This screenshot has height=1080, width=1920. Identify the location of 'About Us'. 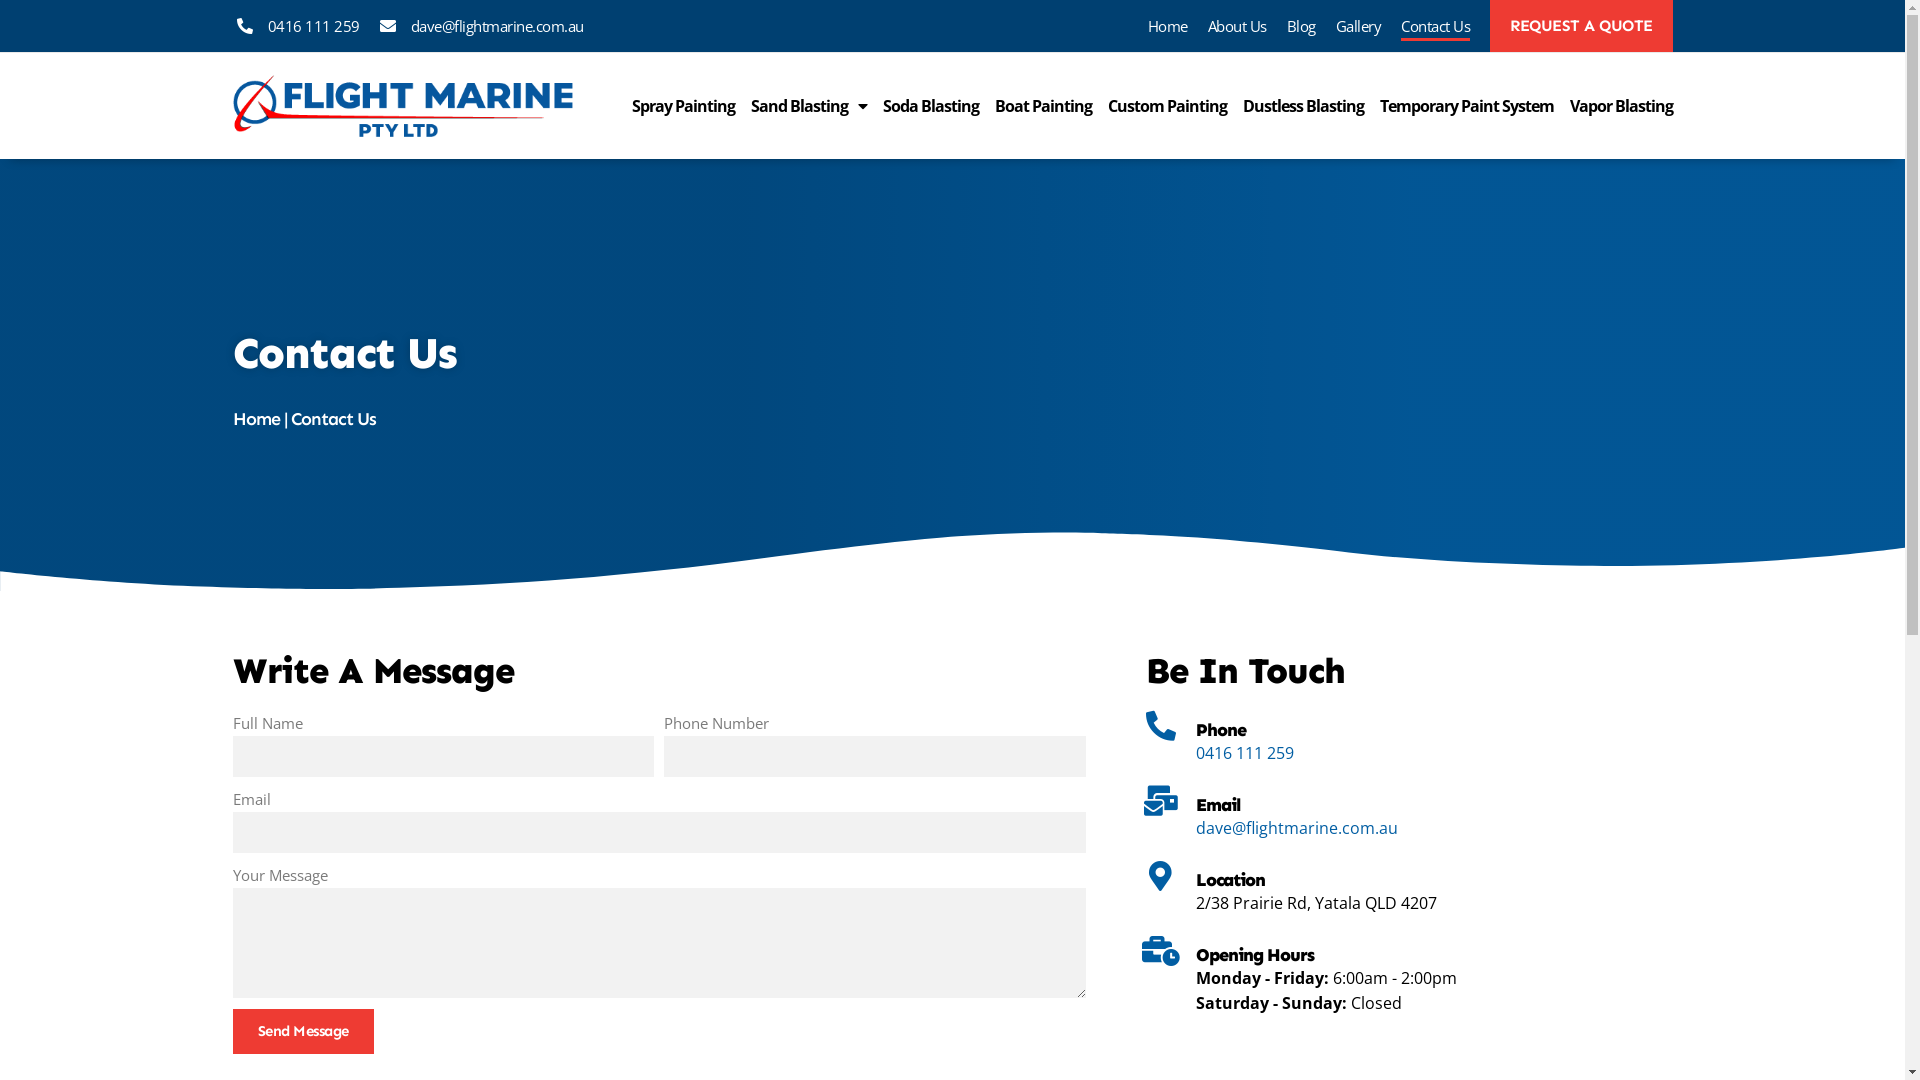
(1236, 26).